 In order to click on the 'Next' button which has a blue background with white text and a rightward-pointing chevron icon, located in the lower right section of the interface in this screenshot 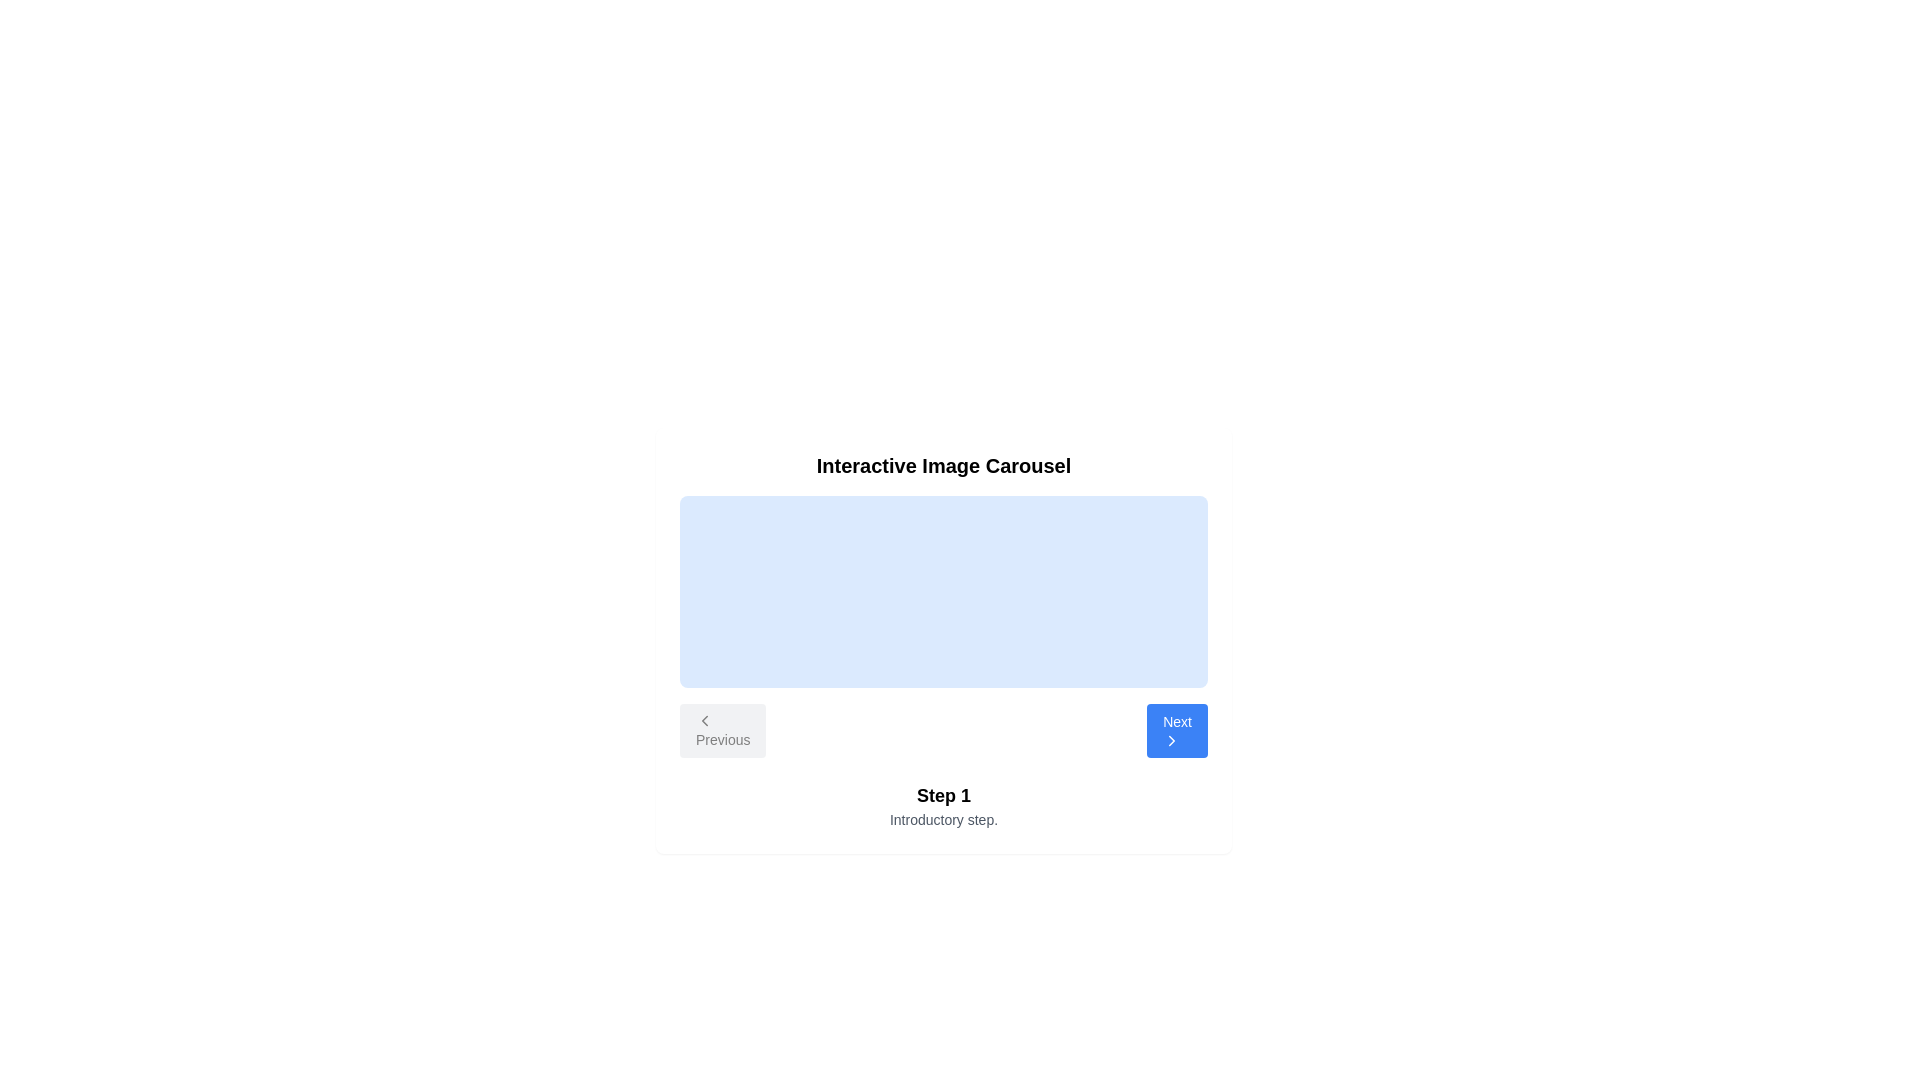, I will do `click(1177, 731)`.